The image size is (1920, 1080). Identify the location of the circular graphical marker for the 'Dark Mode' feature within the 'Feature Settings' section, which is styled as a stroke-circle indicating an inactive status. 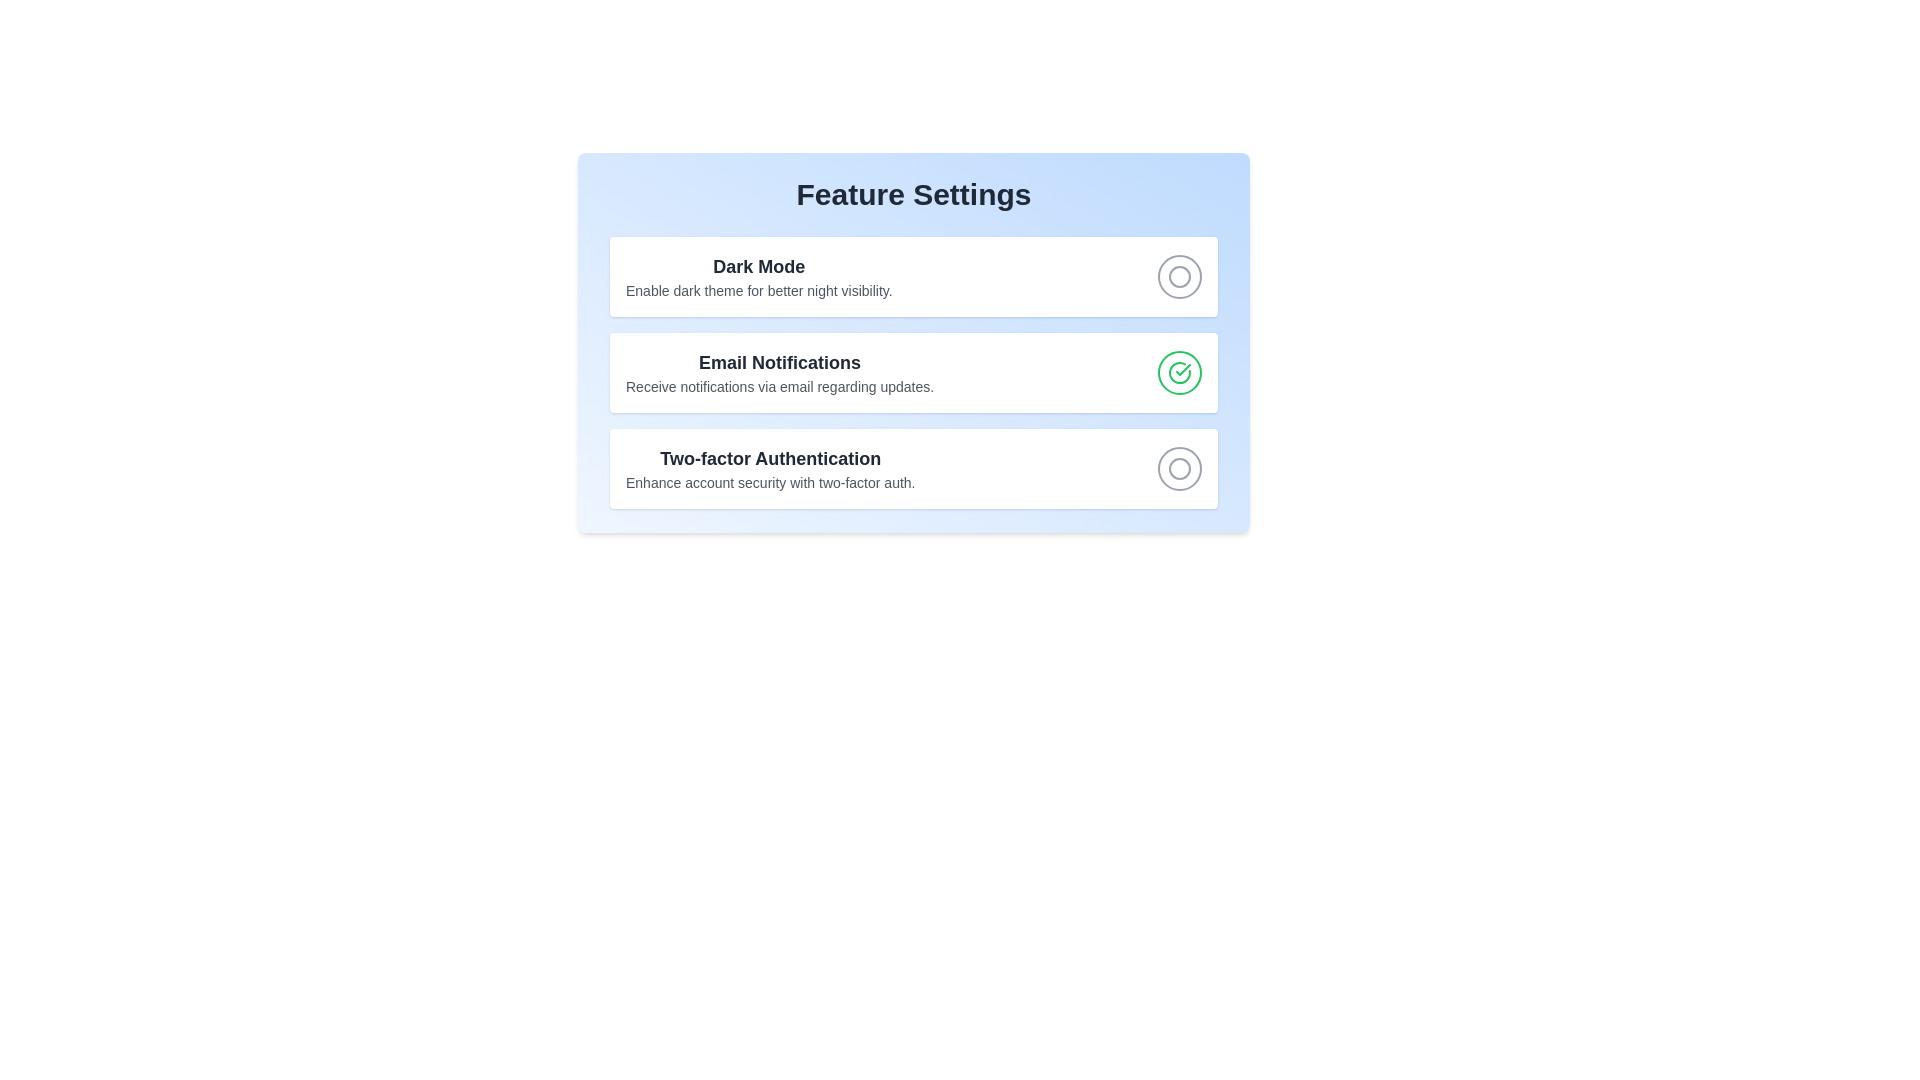
(1180, 277).